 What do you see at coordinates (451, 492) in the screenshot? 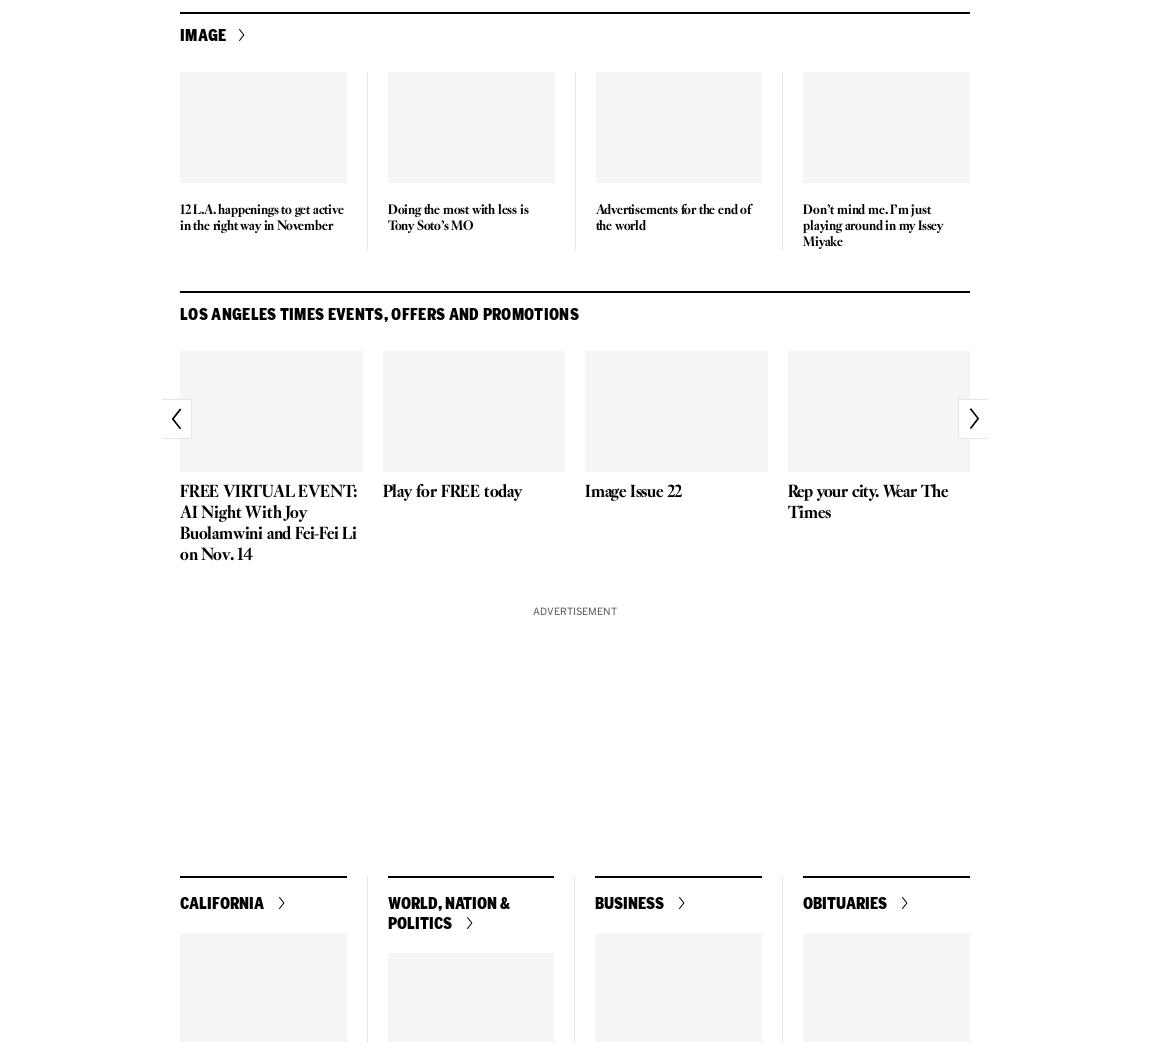
I see `'Play for FREE today'` at bounding box center [451, 492].